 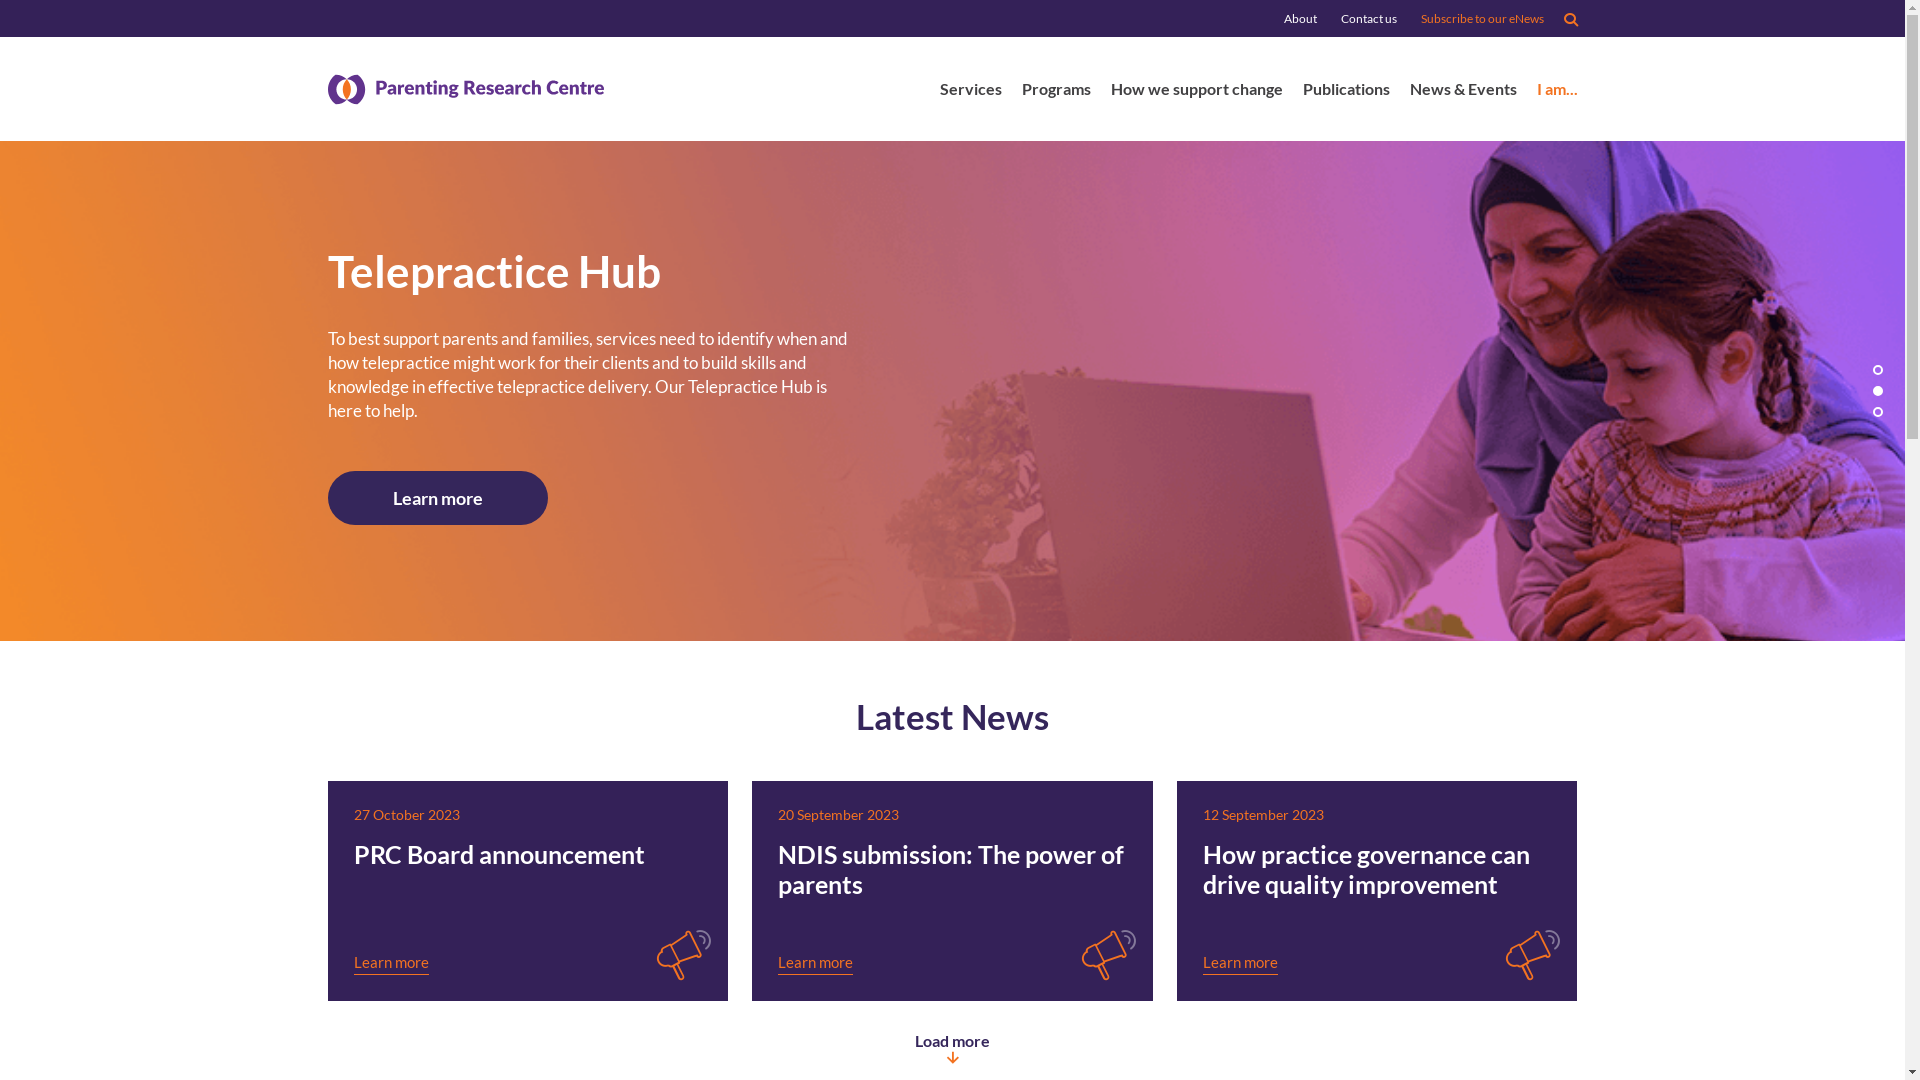 I want to click on 'News & Events', so click(x=1463, y=91).